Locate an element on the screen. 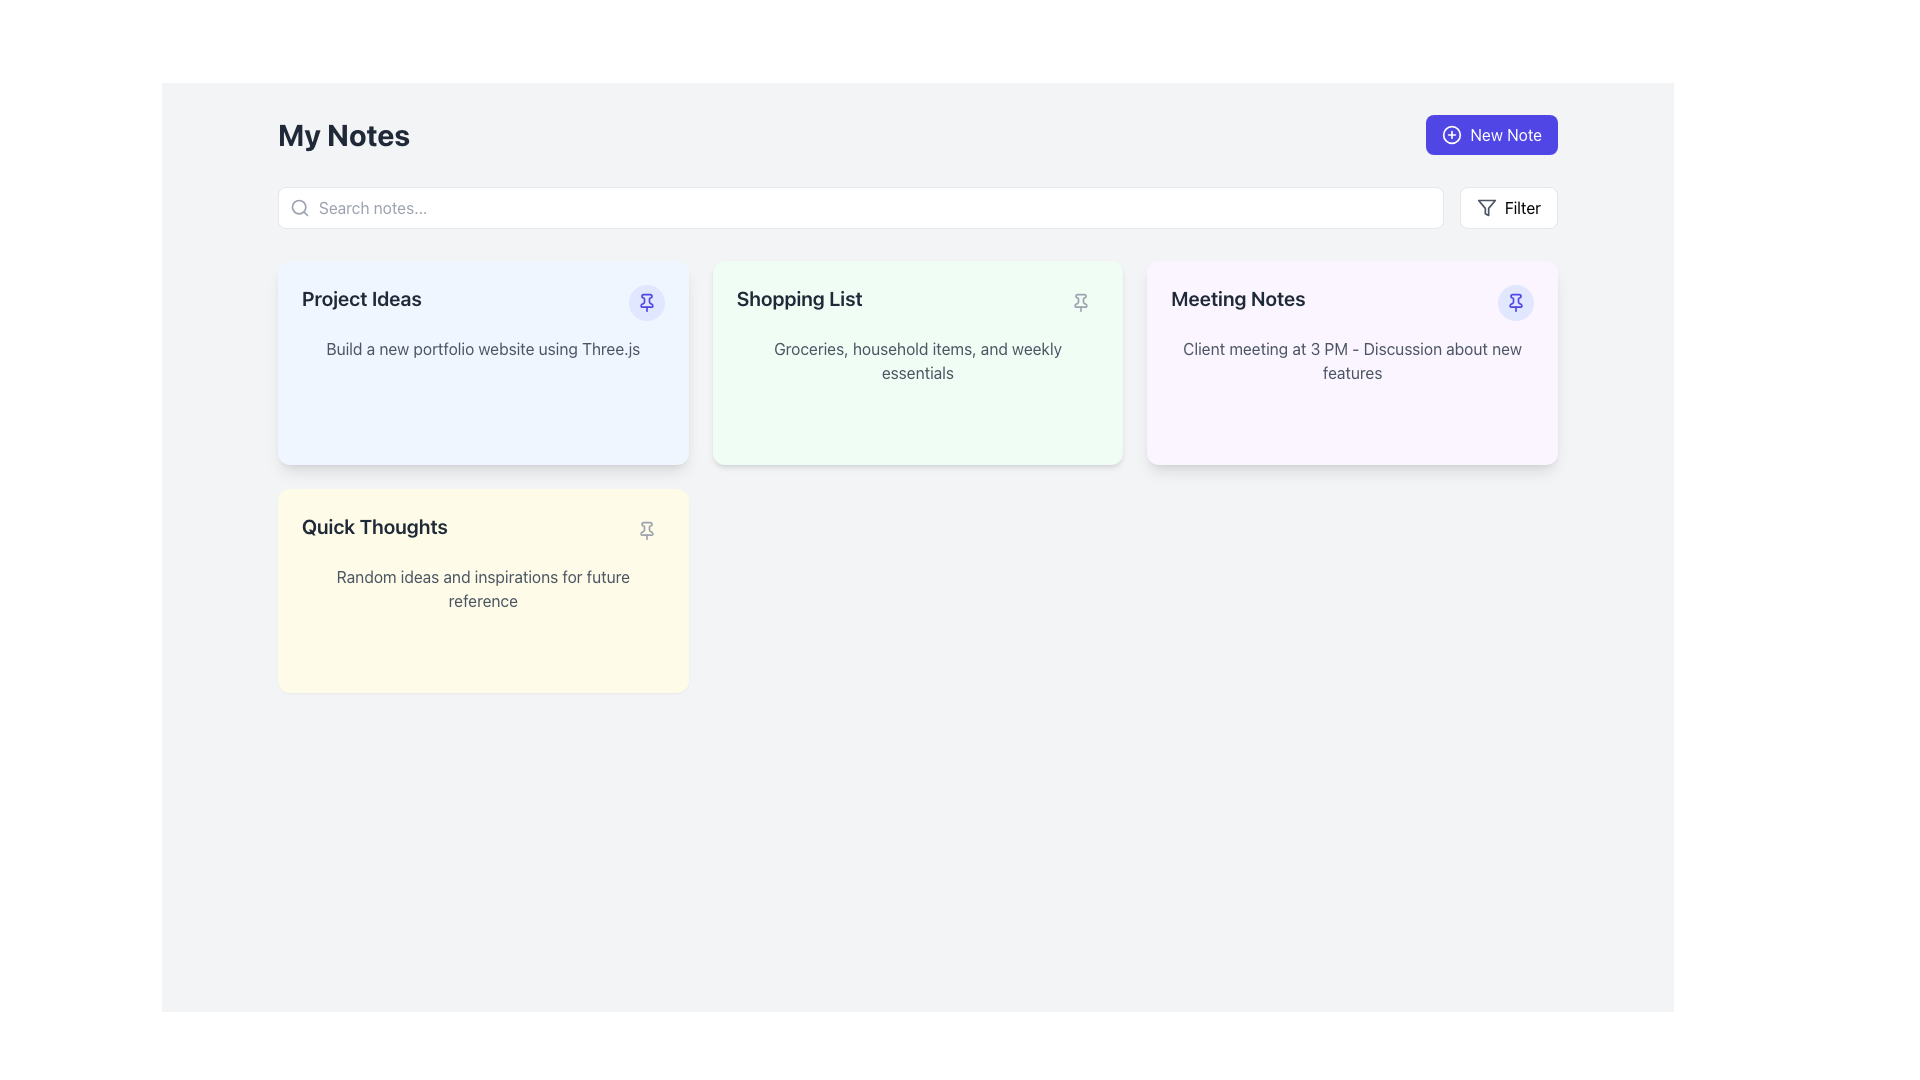  the note card representing a shopping list, which is the second card in the first row of a three-column grid, located between the blue 'Project Ideas' card and the purple 'Meeting Notes' card is located at coordinates (916, 362).